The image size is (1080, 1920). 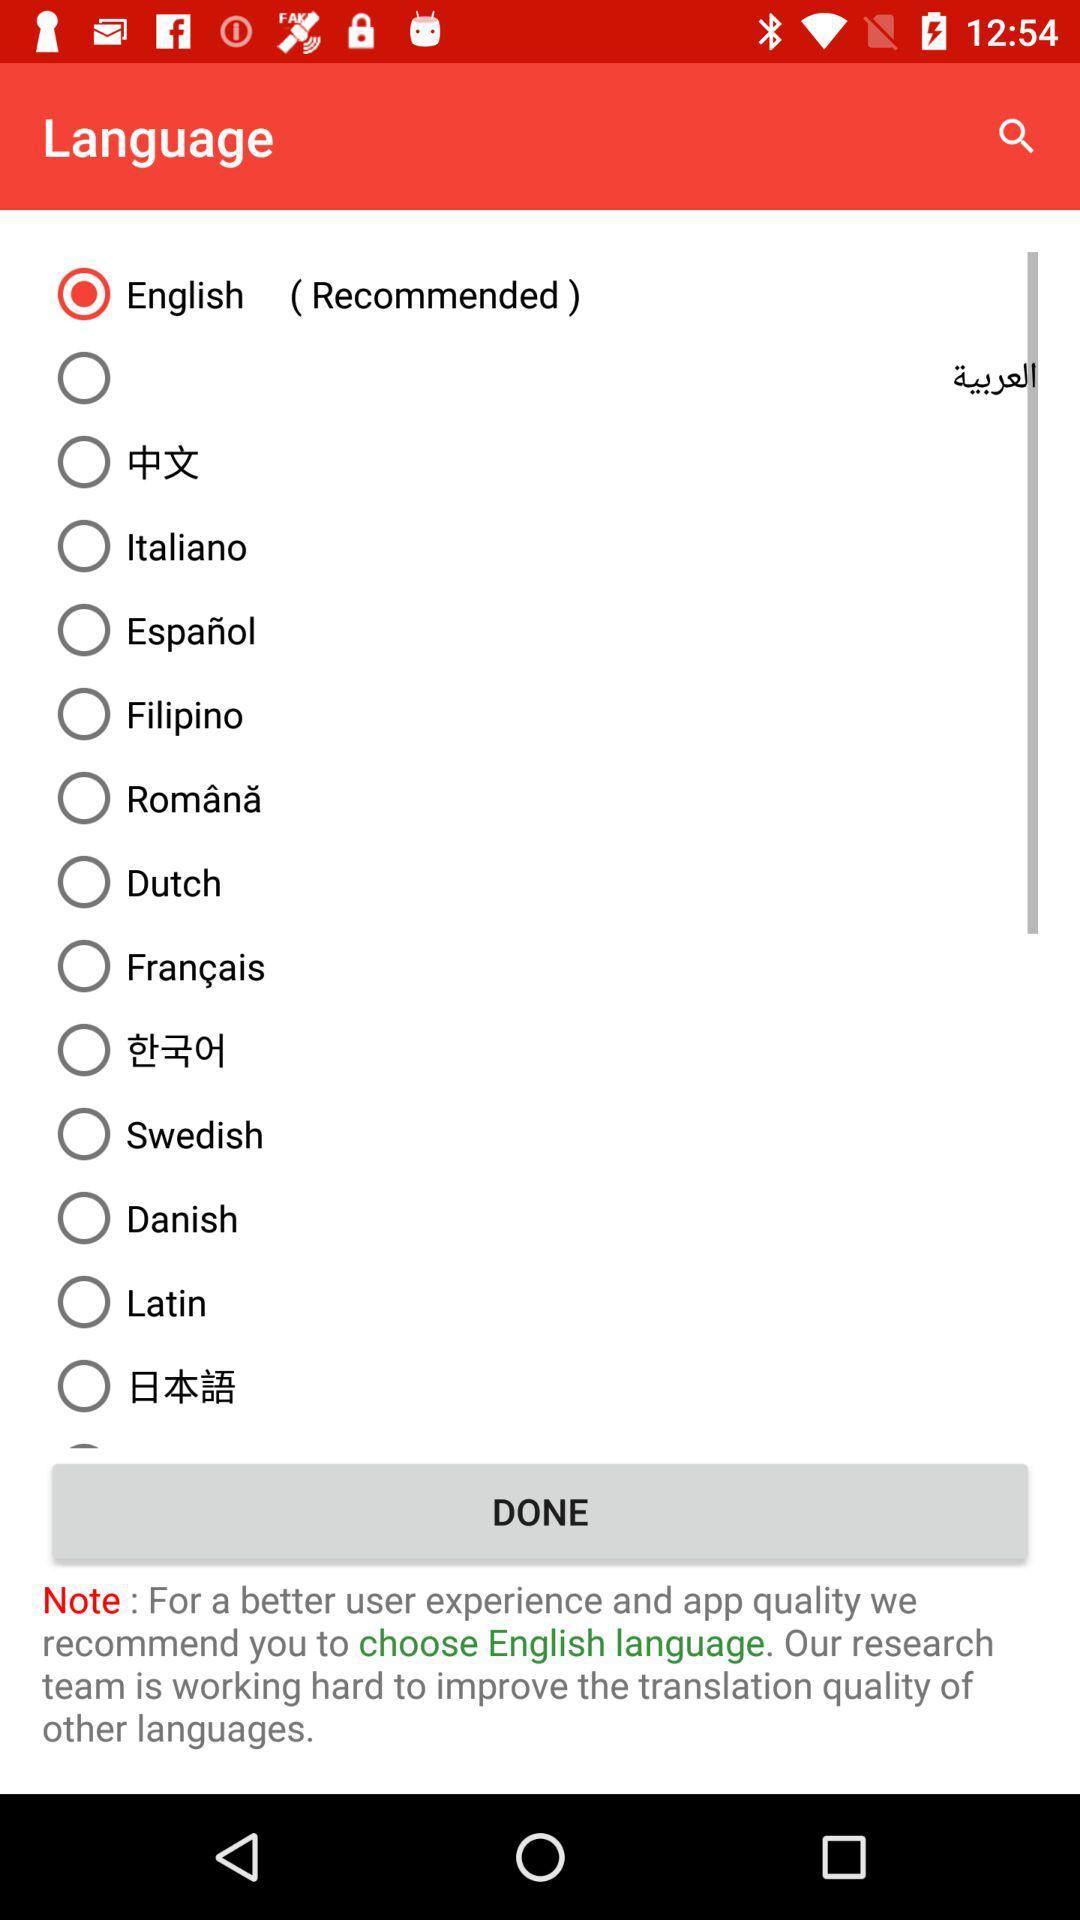 I want to click on filipino, so click(x=540, y=714).